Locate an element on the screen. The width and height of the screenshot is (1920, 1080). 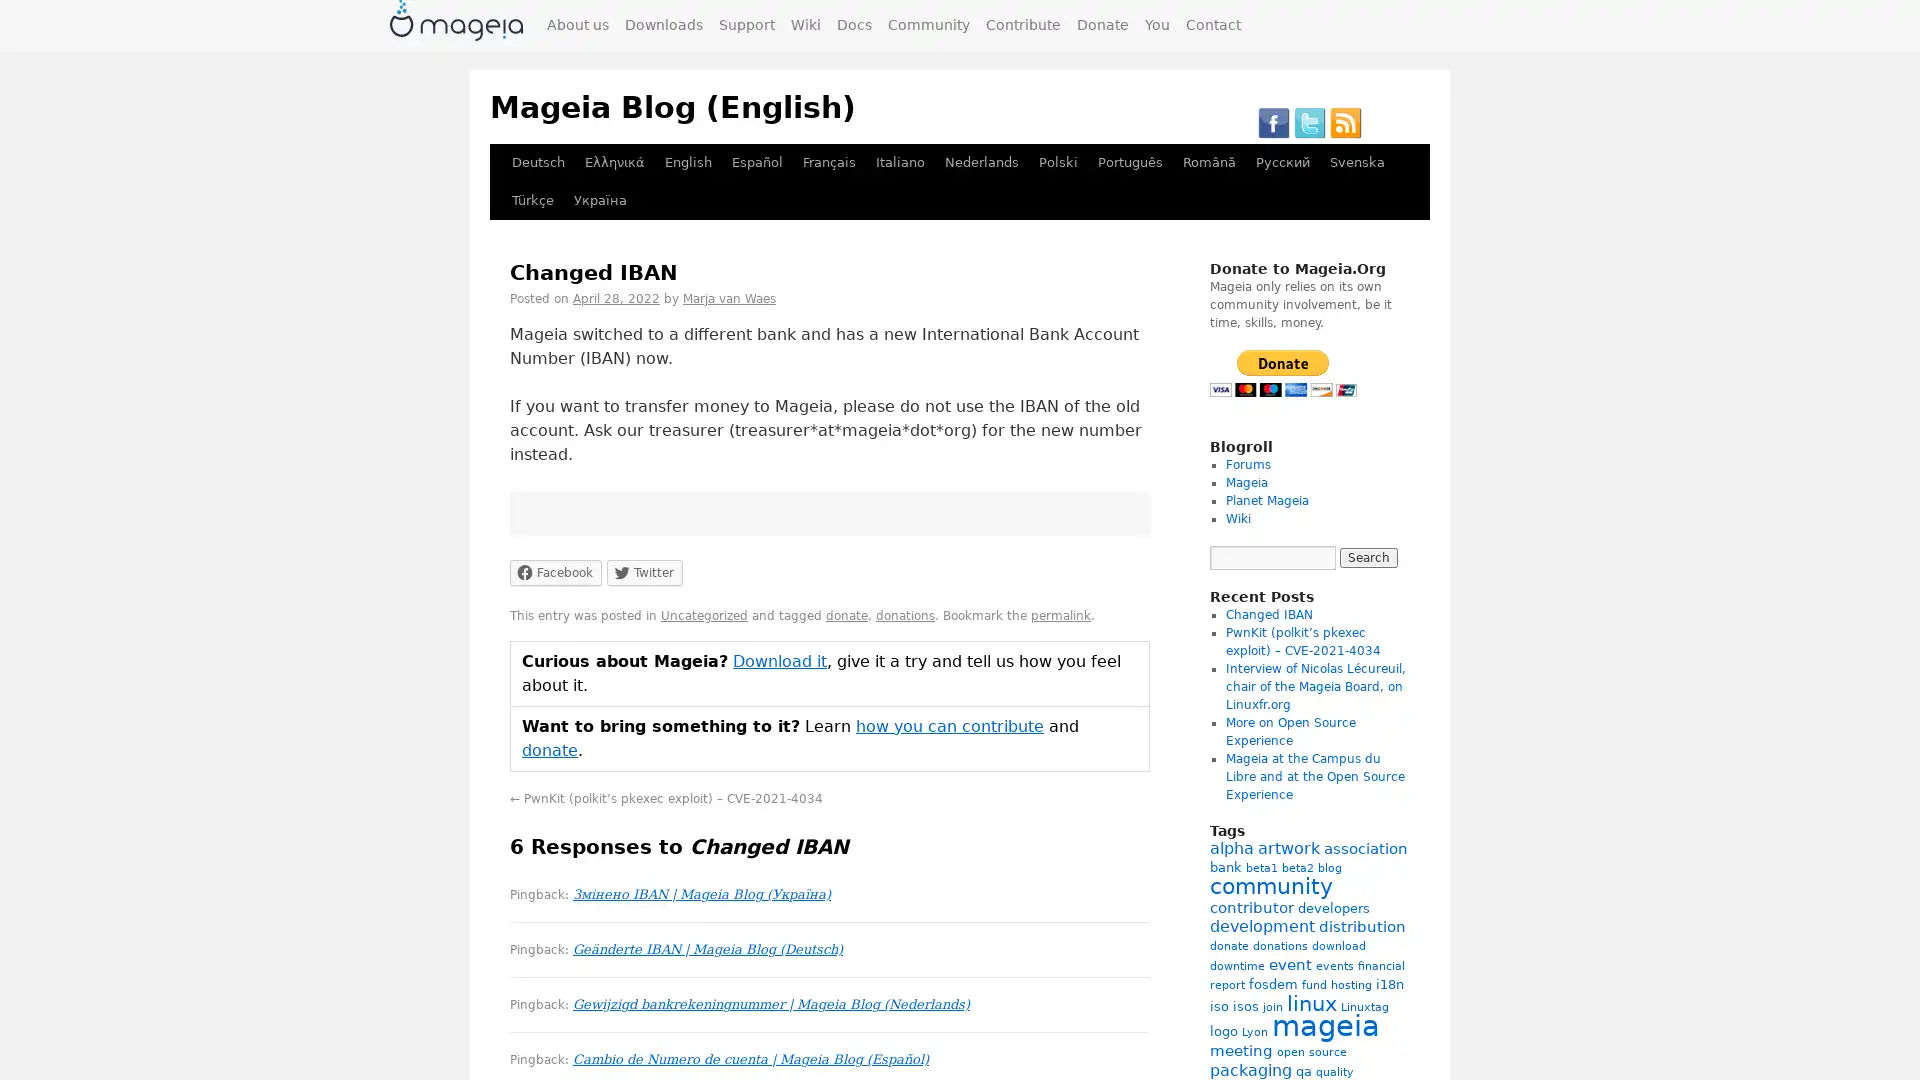
PayPal - The safer, easier way to pay online! is located at coordinates (1283, 373).